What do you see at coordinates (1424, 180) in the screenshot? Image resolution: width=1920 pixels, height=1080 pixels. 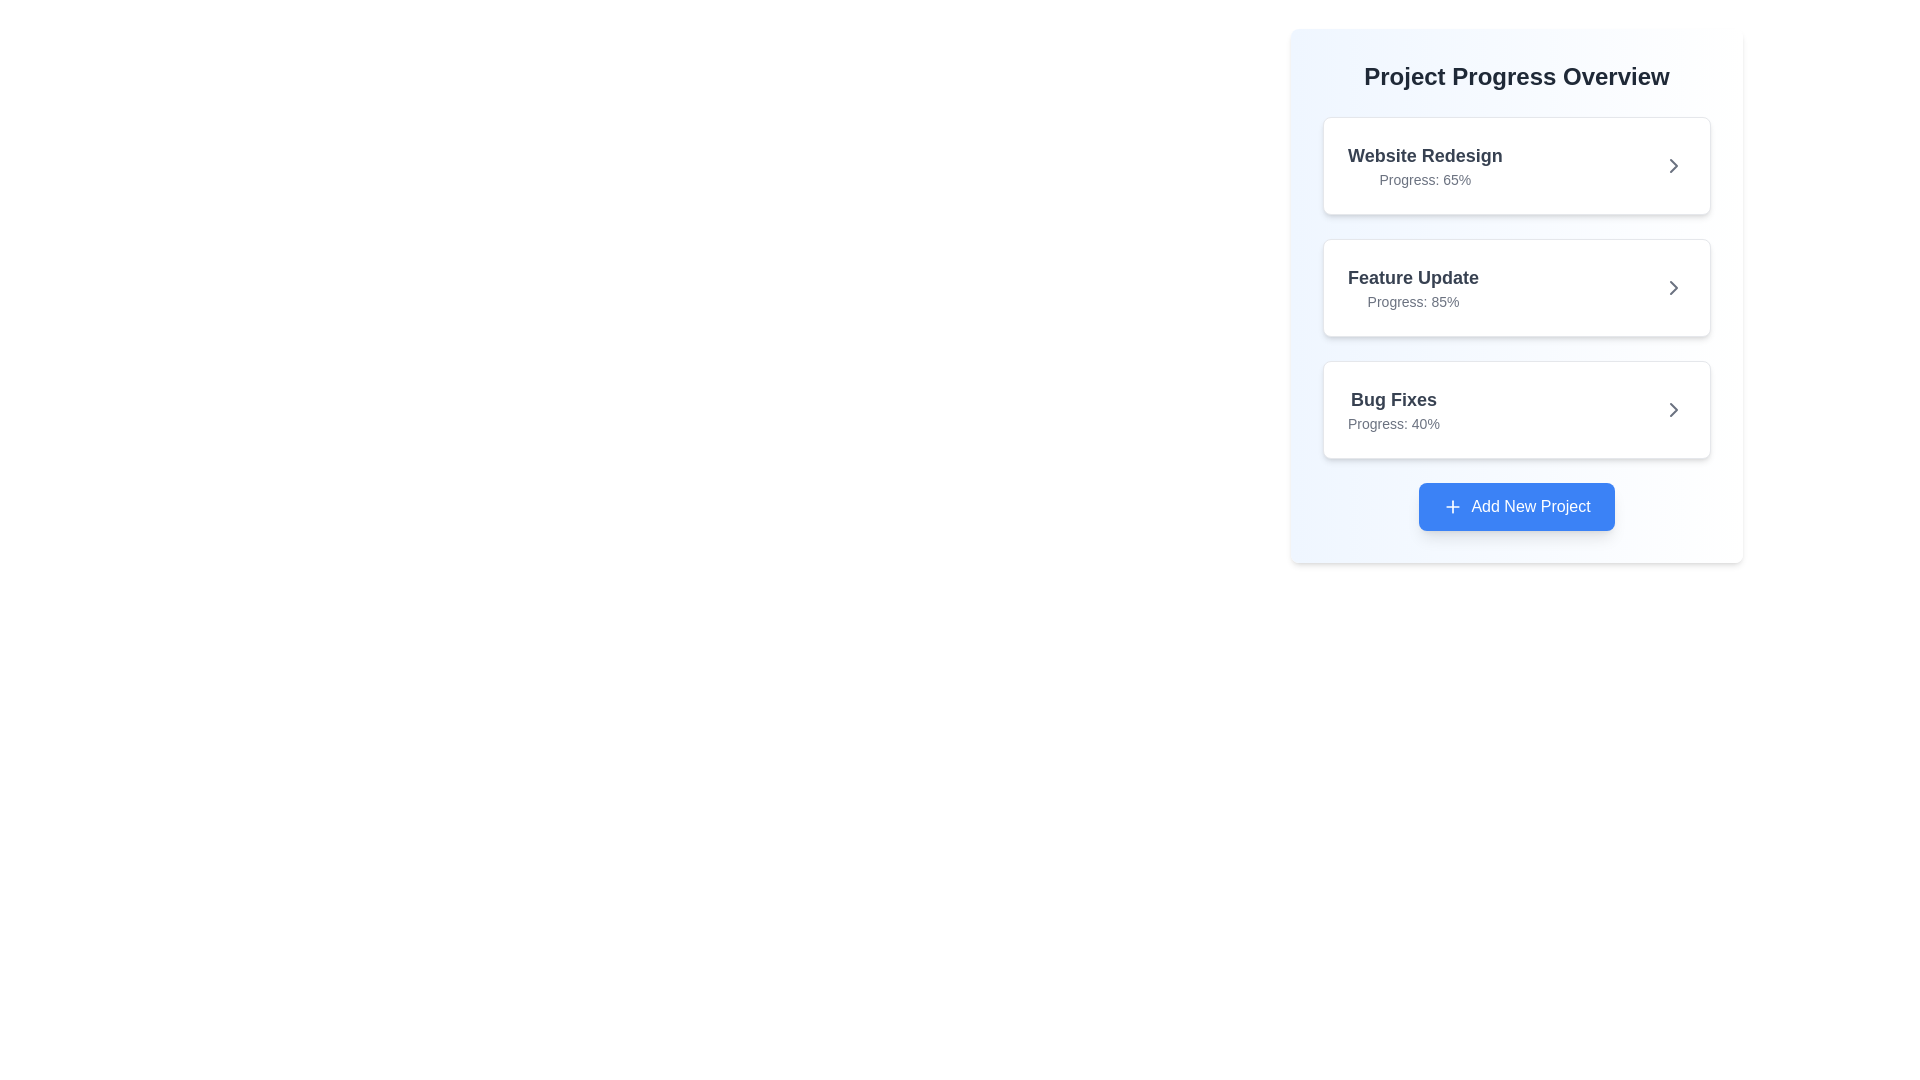 I see `the text label displaying 'Progress: 65%' located below 'Website Redesign' in the project card under 'Project Progress Overview'` at bounding box center [1424, 180].